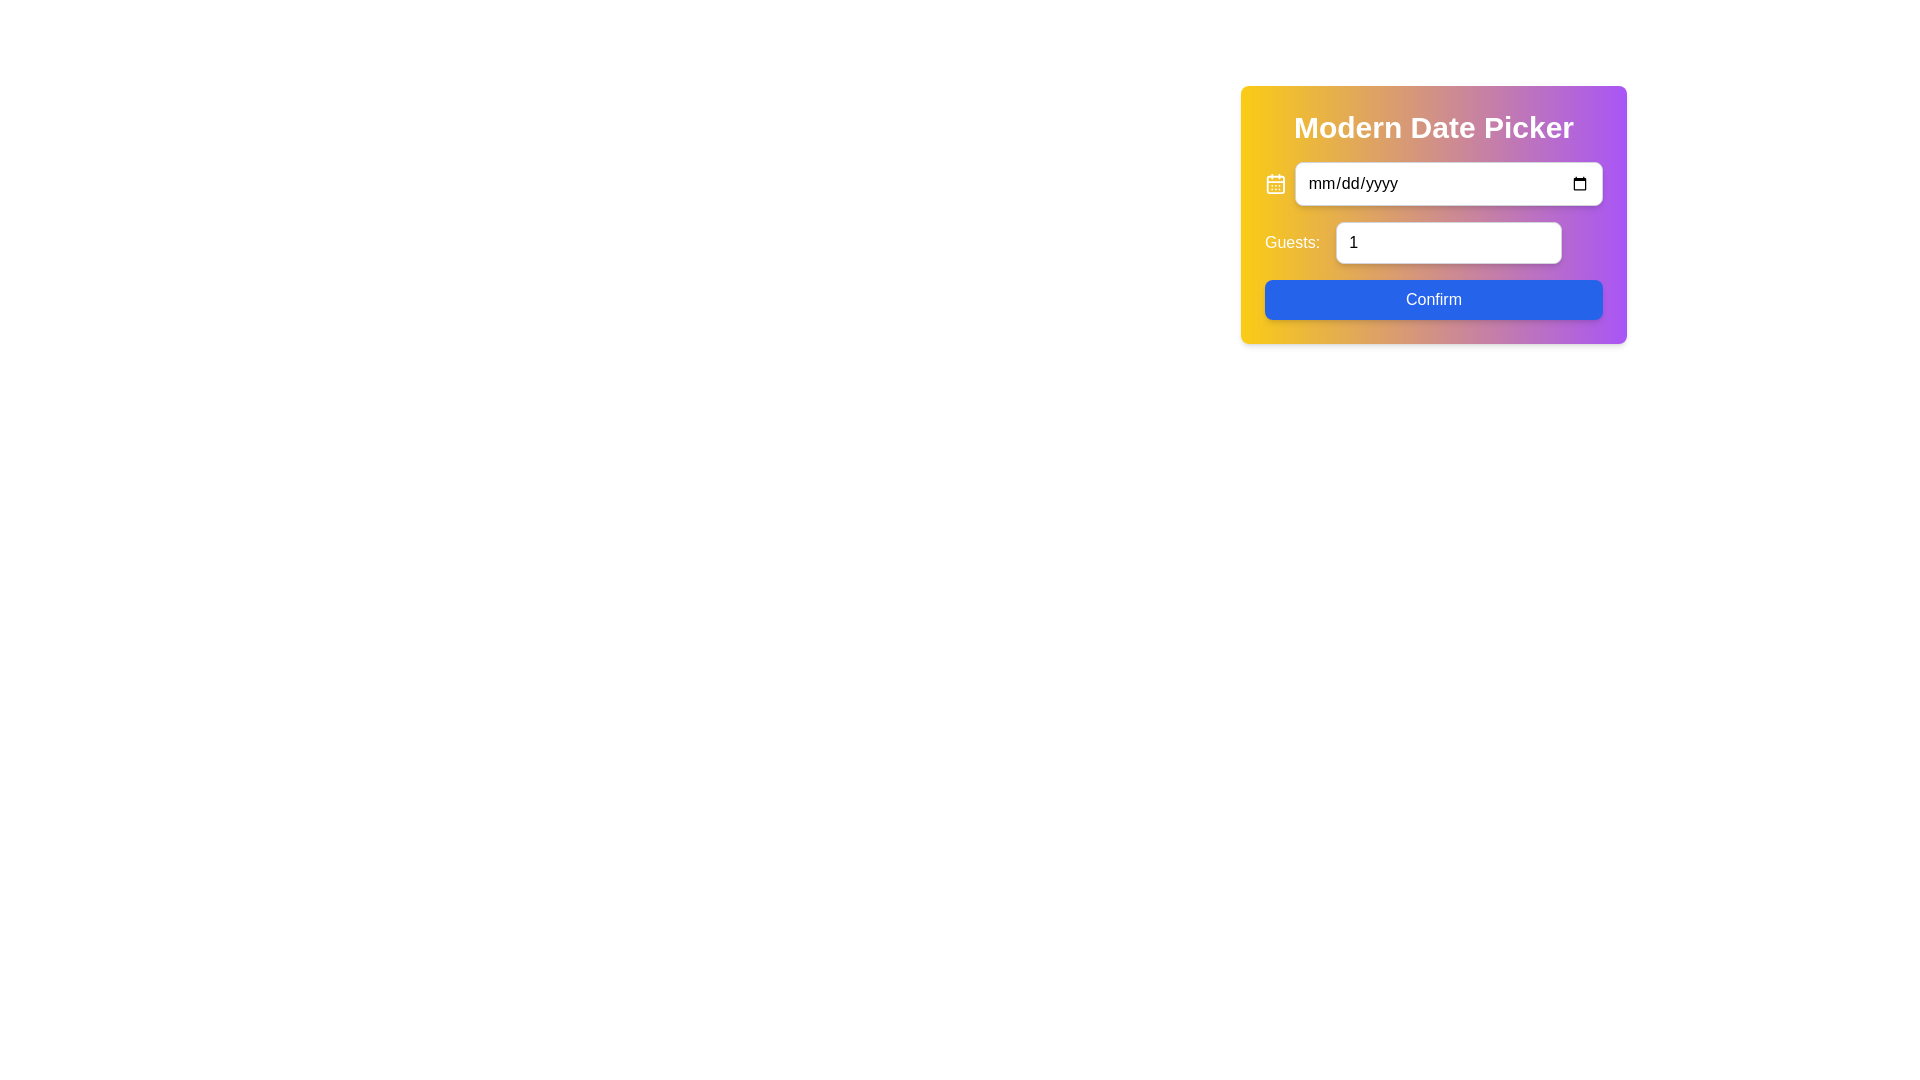 Image resolution: width=1920 pixels, height=1080 pixels. What do you see at coordinates (1274, 184) in the screenshot?
I see `the central rectangular component of the calendar icon located to the left of the 'mm/dd/yyyy' date input field in the Modern Date Picker interface` at bounding box center [1274, 184].